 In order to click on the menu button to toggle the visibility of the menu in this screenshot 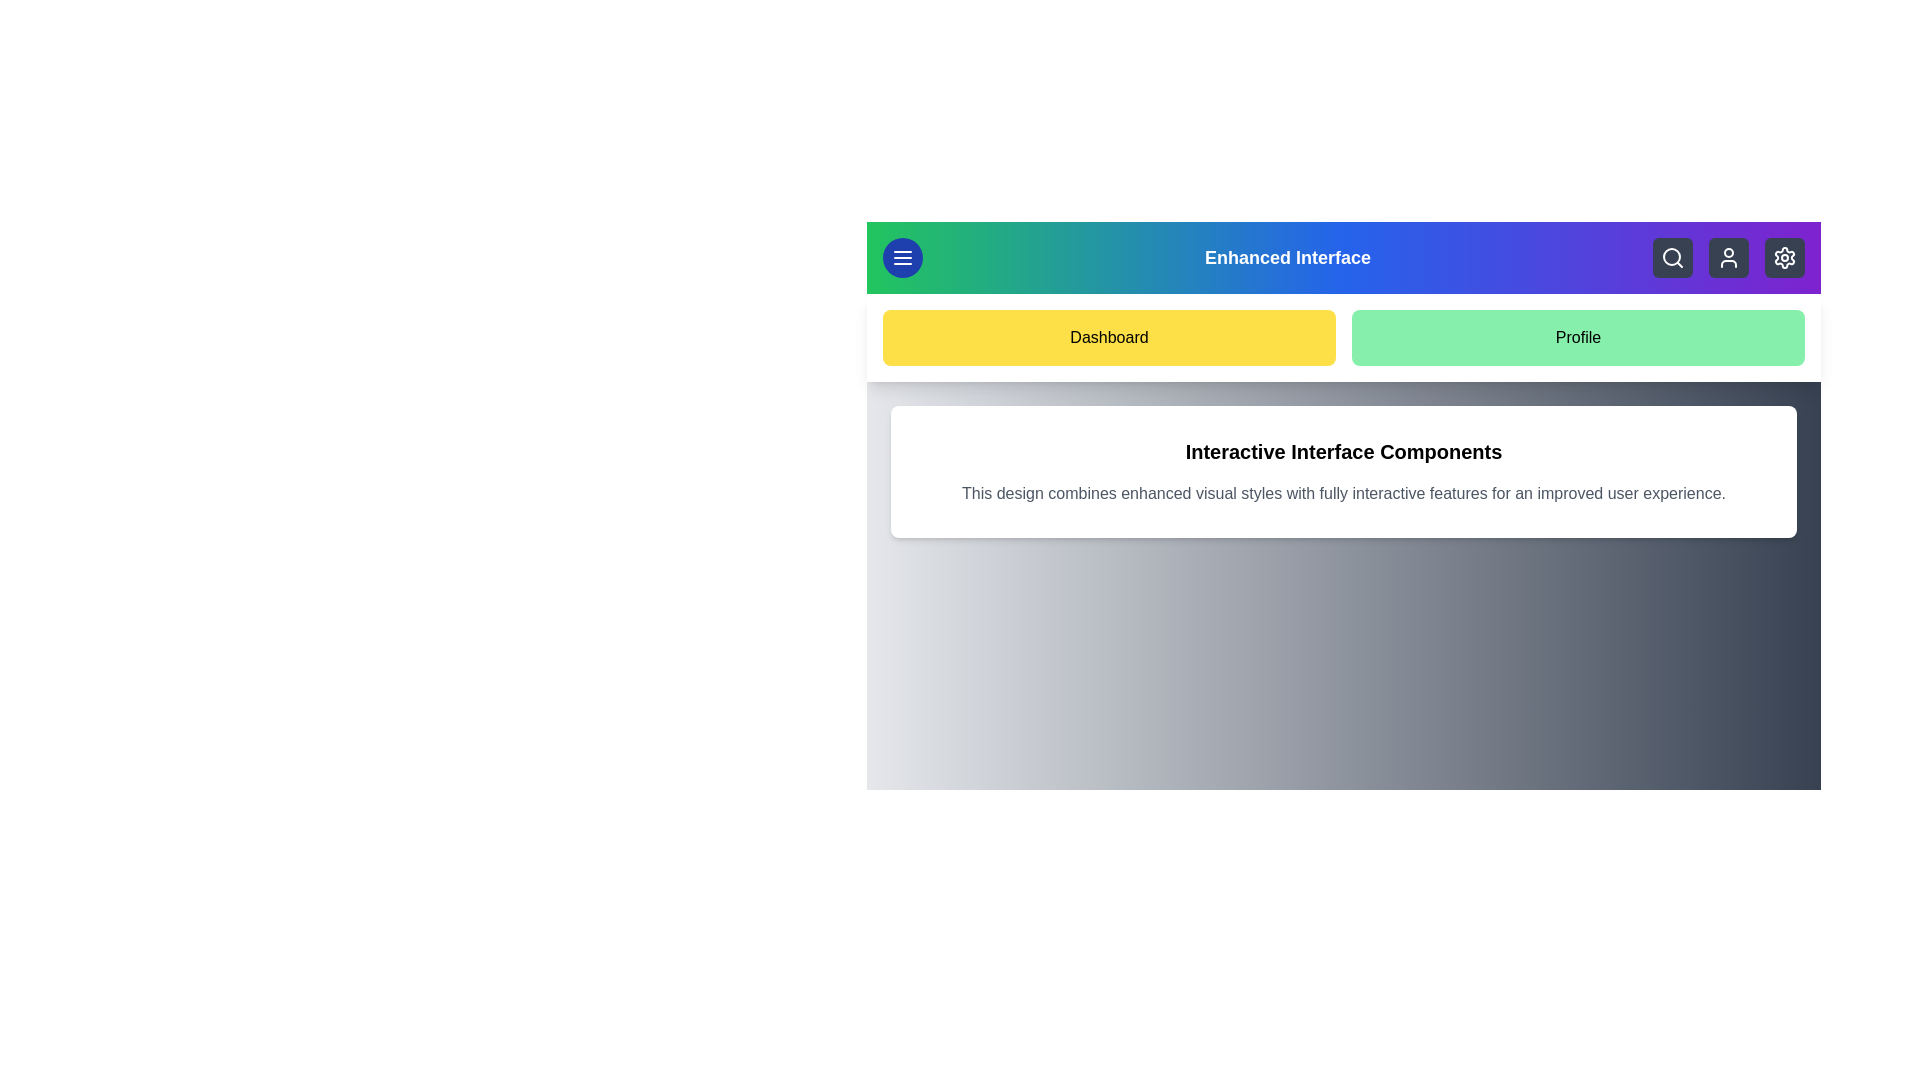, I will do `click(901, 257)`.